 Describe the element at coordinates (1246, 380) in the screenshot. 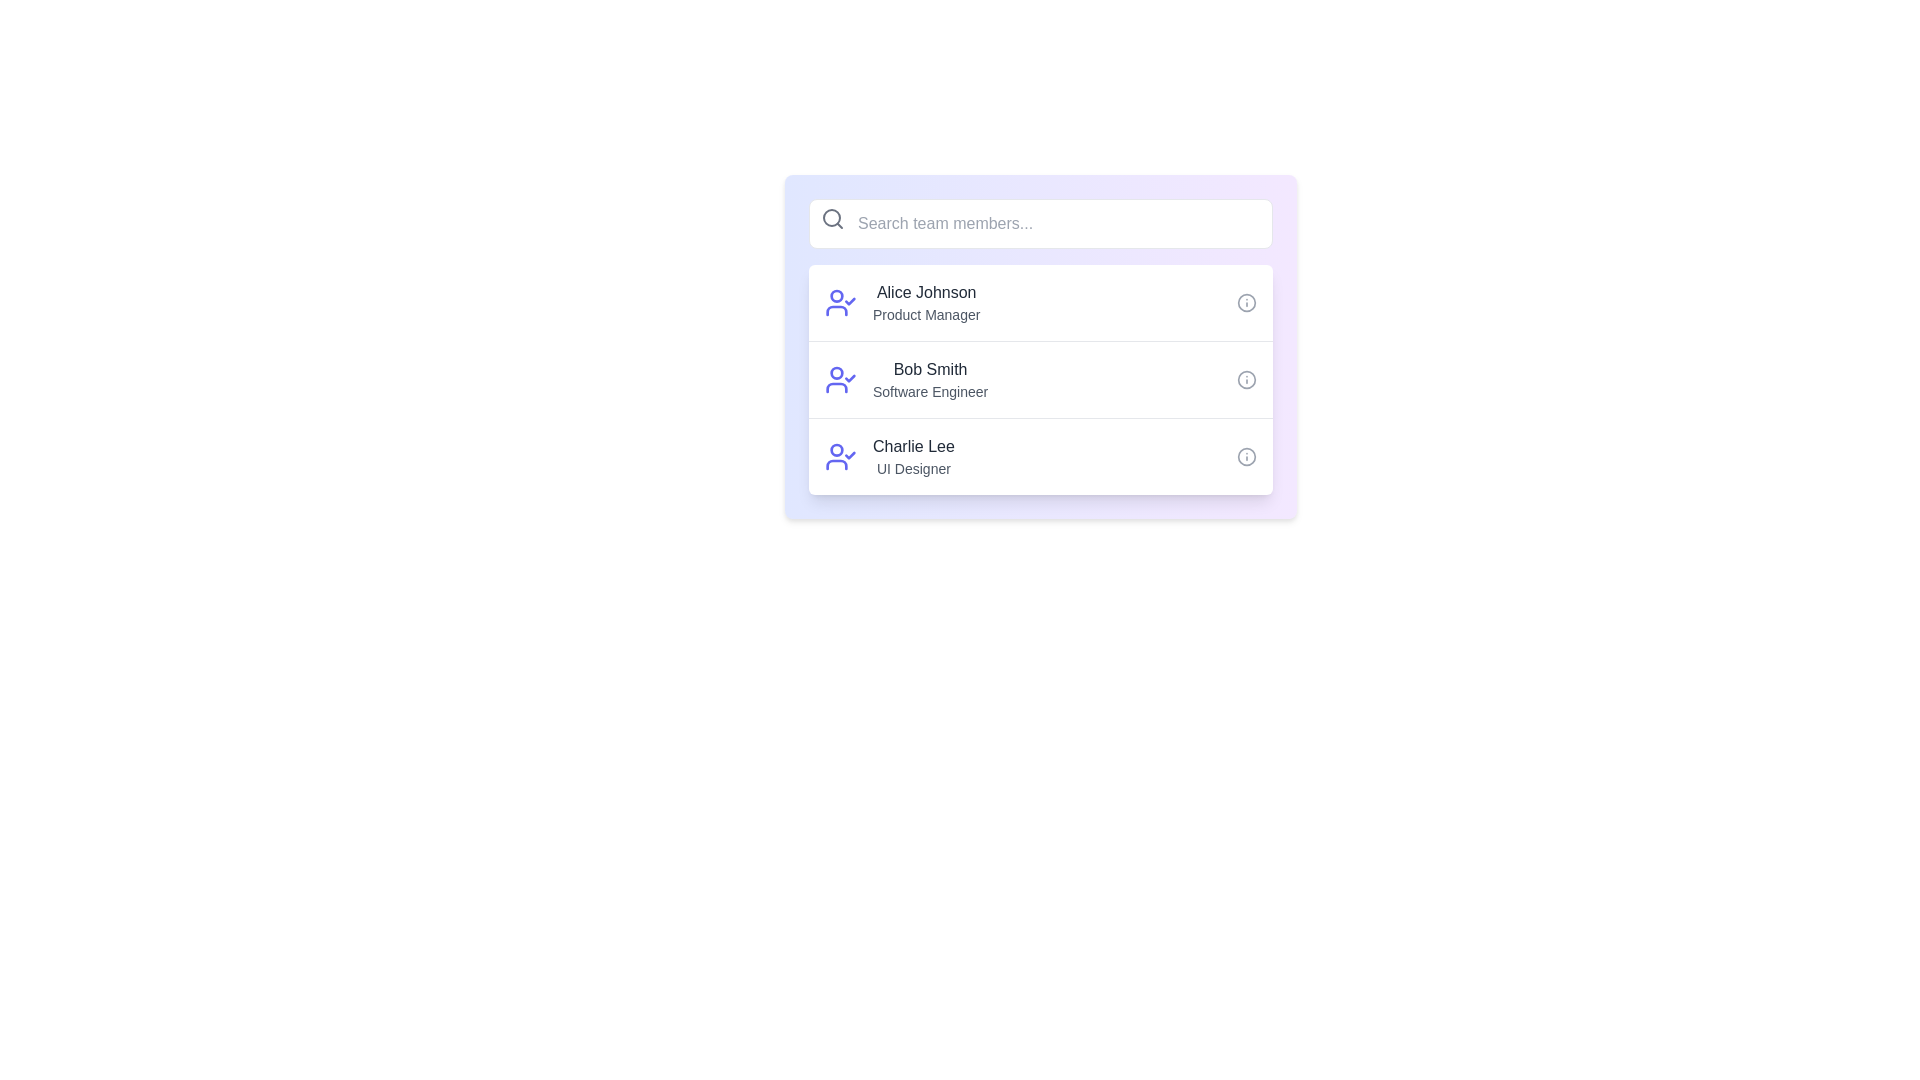

I see `the Circle icon that serves as an 'info' button located to the right of 'Bob Smith, Software Engineer'` at that location.